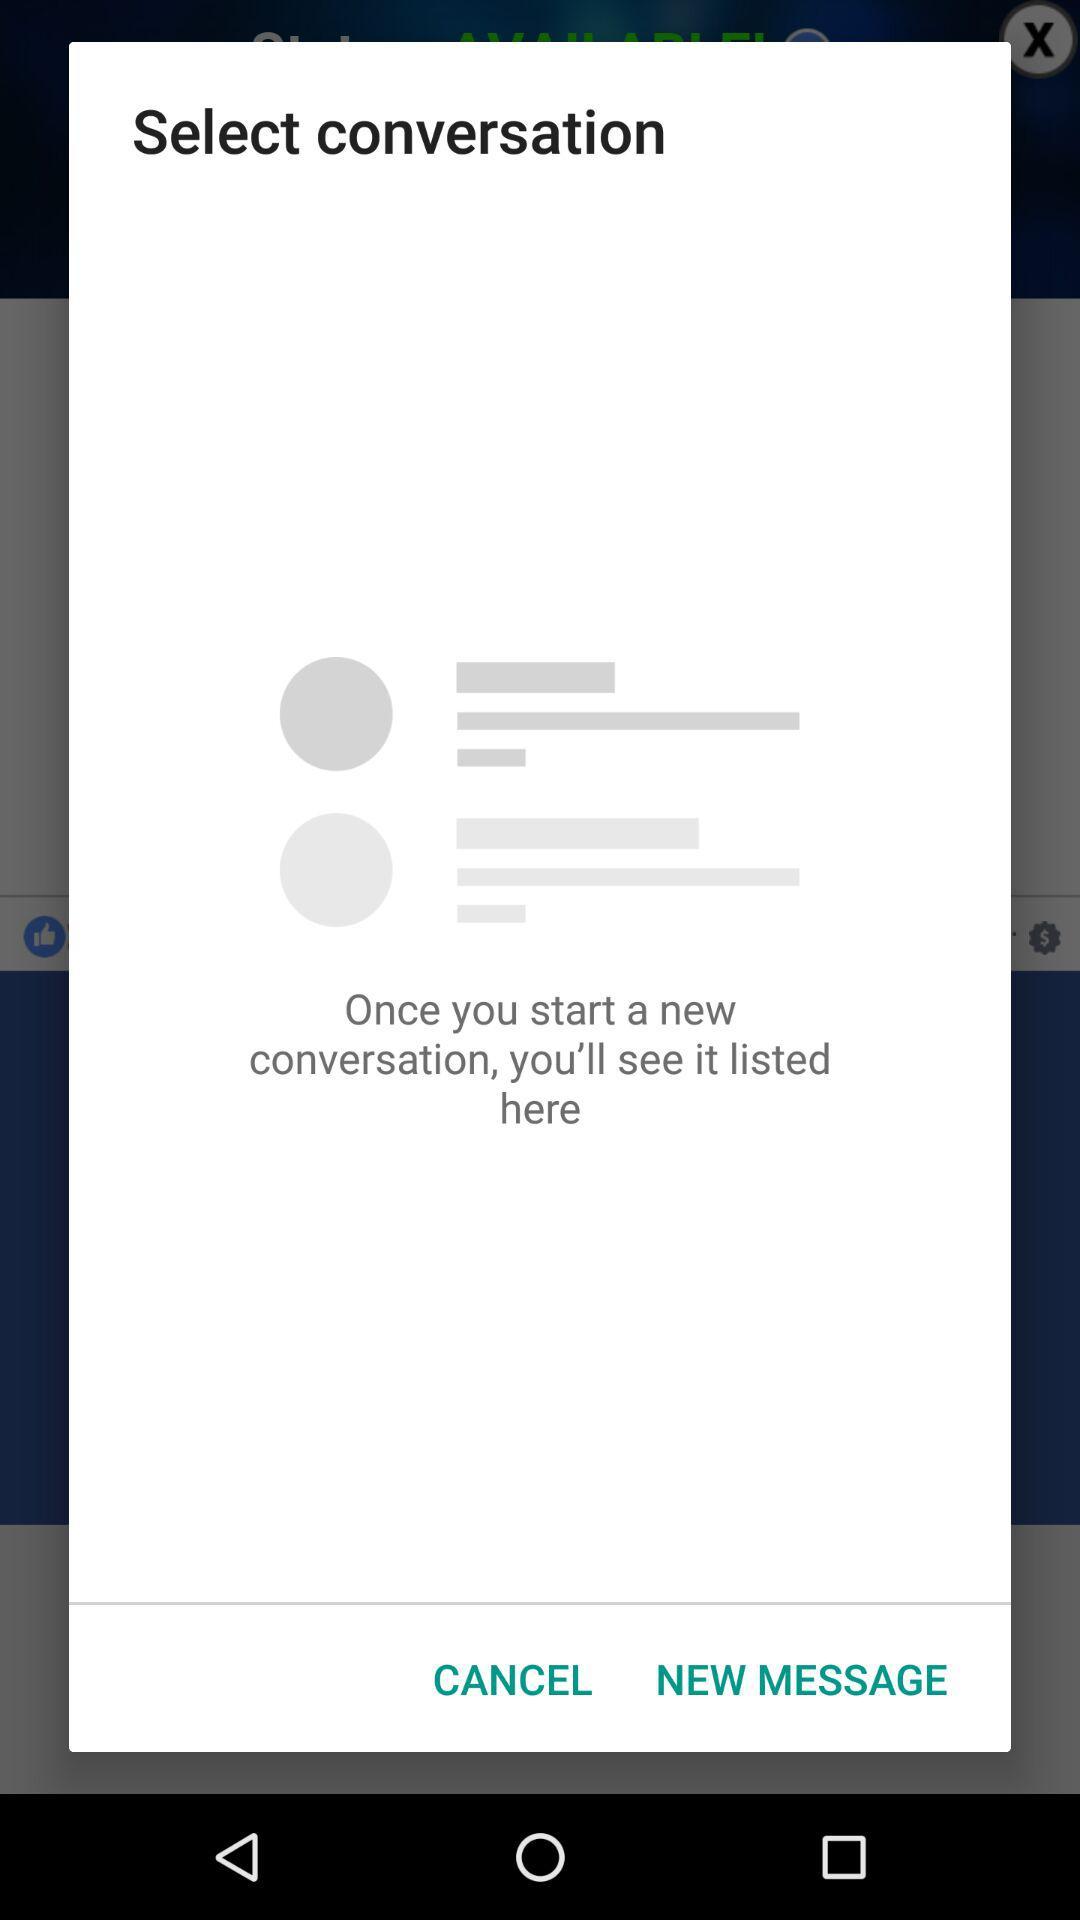  What do you see at coordinates (800, 1678) in the screenshot?
I see `the button next to the cancel icon` at bounding box center [800, 1678].